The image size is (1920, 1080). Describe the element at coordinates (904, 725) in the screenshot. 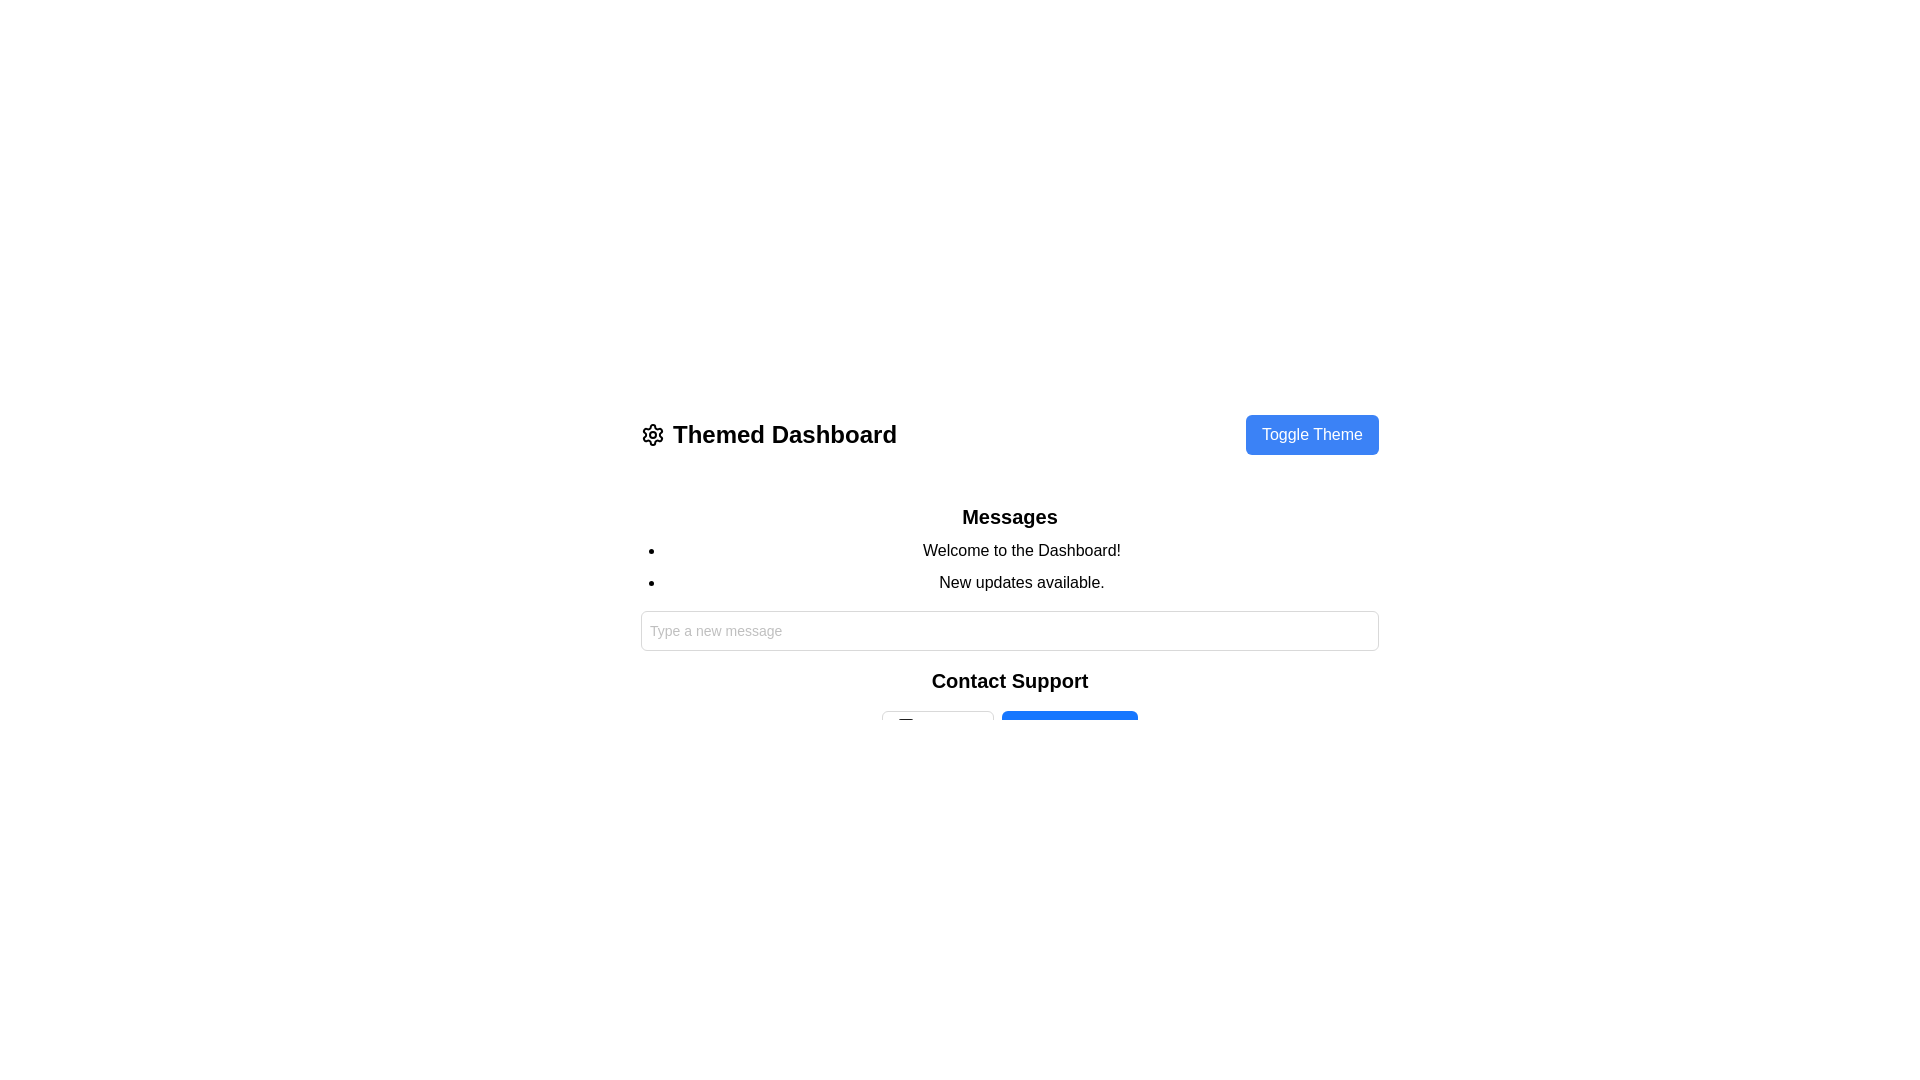

I see `the small mail icon, which is centrally positioned below the 'Contact Support' label` at that location.